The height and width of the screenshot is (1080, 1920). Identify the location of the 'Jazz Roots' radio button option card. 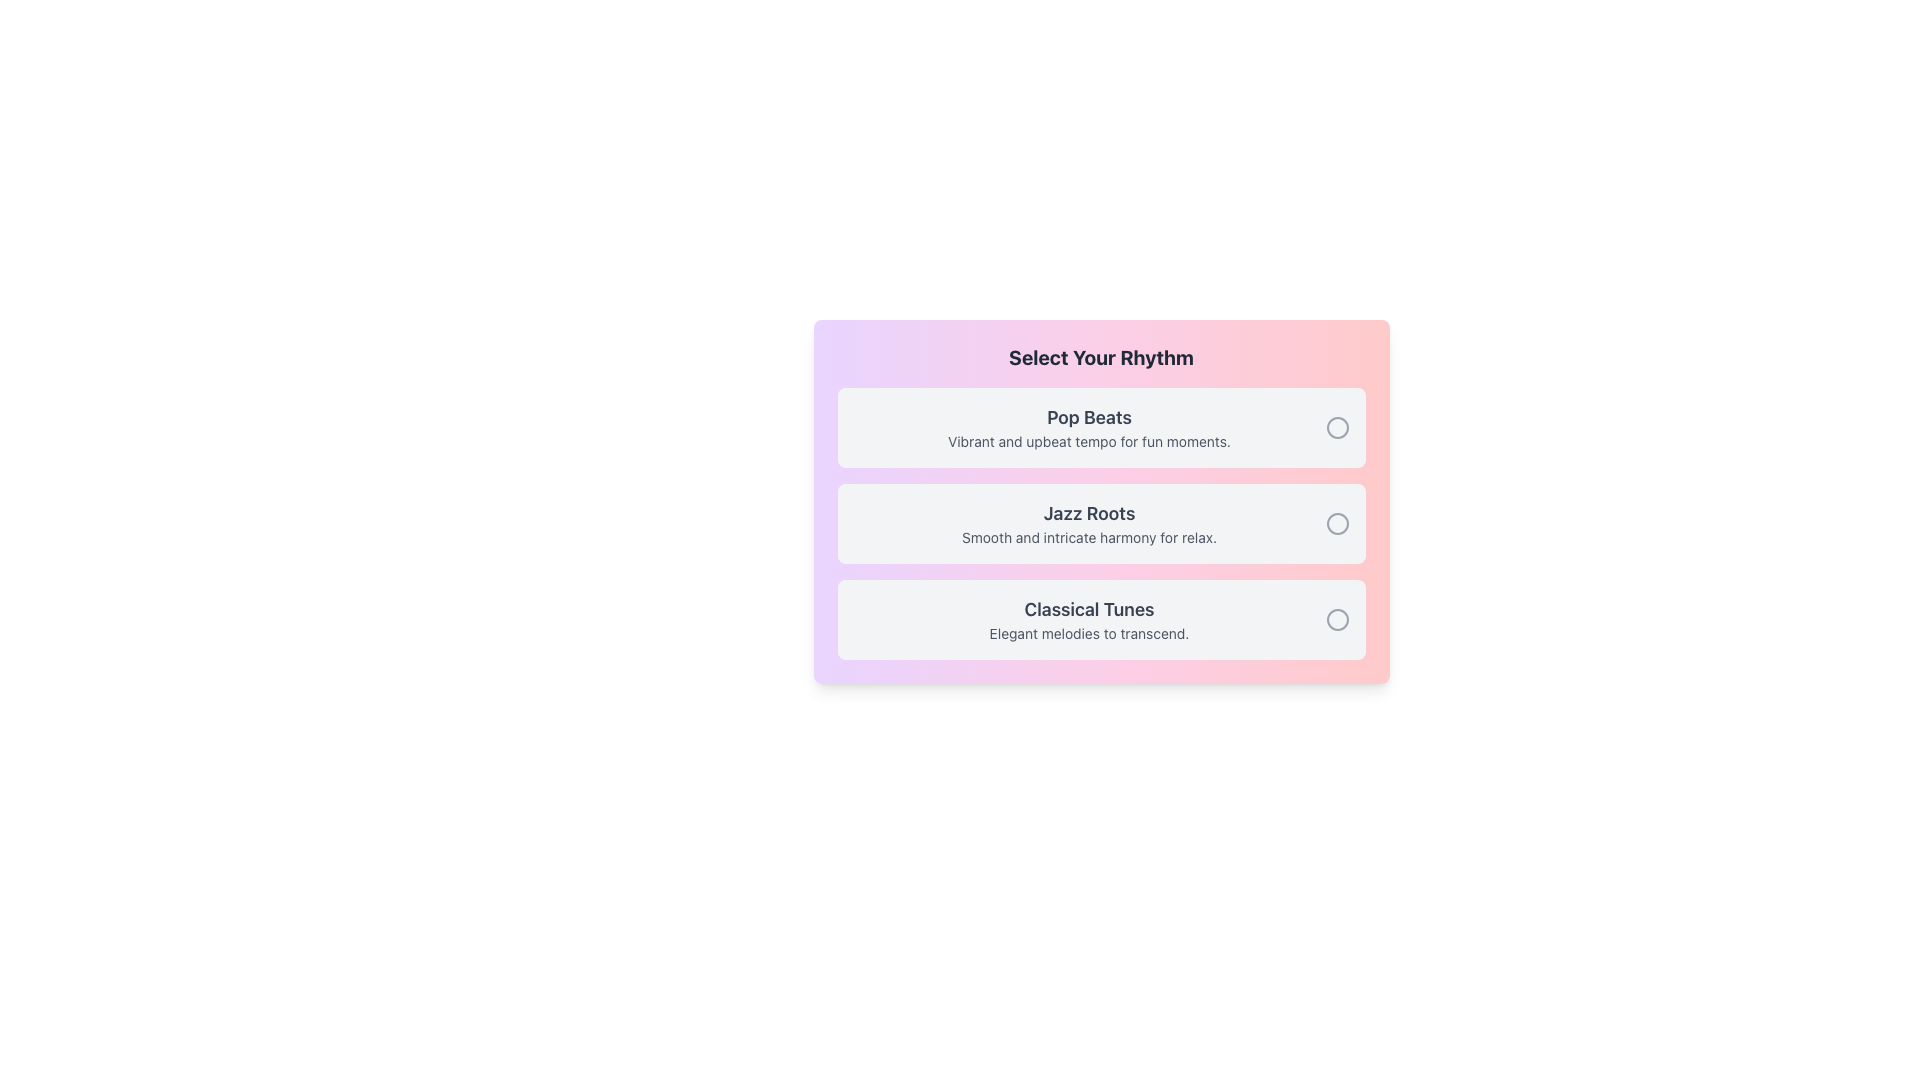
(1100, 523).